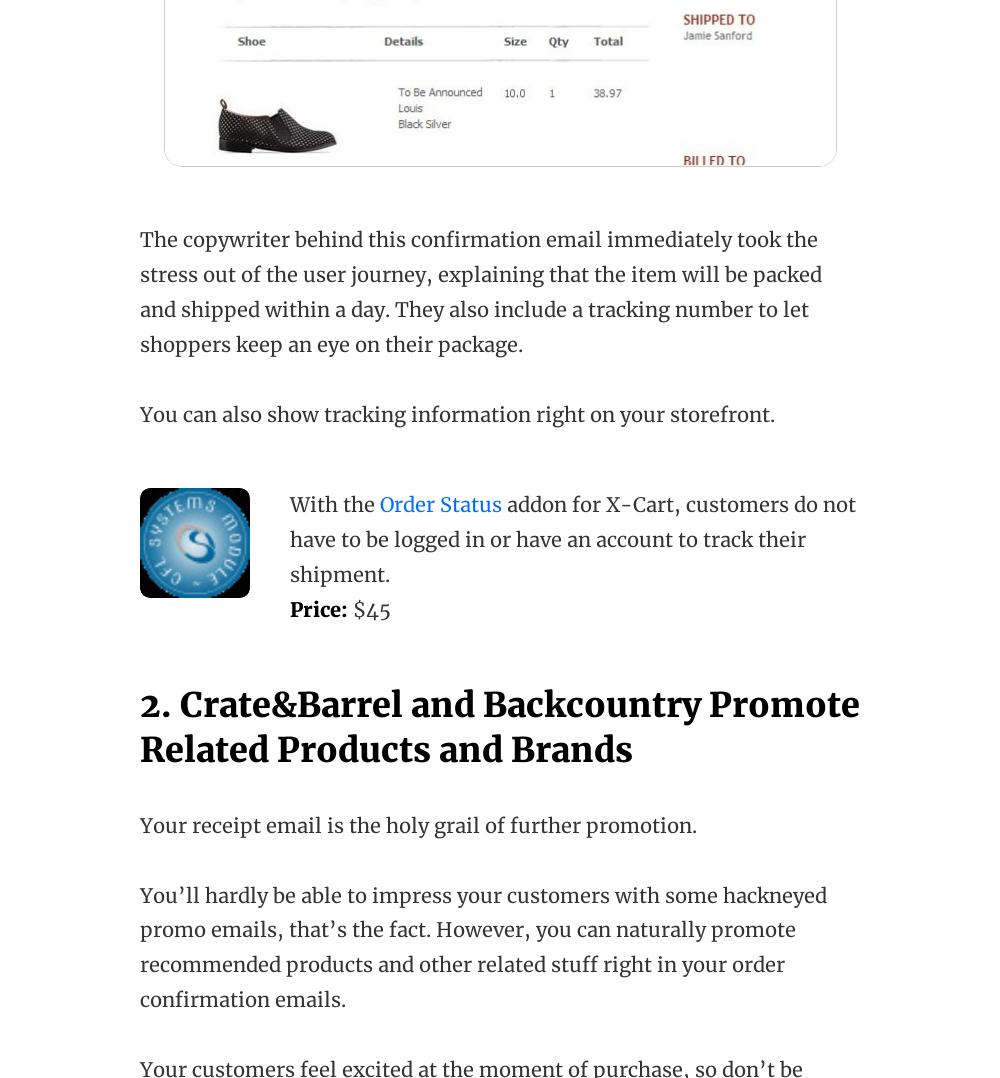 This screenshot has height=1078, width=1000. What do you see at coordinates (140, 946) in the screenshot?
I see `'You’ll hardly be able to impress your customers with some hackneyed promo emails, that’s the fact. However, you can naturally promote recommended products and other related stuff right in your order confirmation emails.'` at bounding box center [140, 946].